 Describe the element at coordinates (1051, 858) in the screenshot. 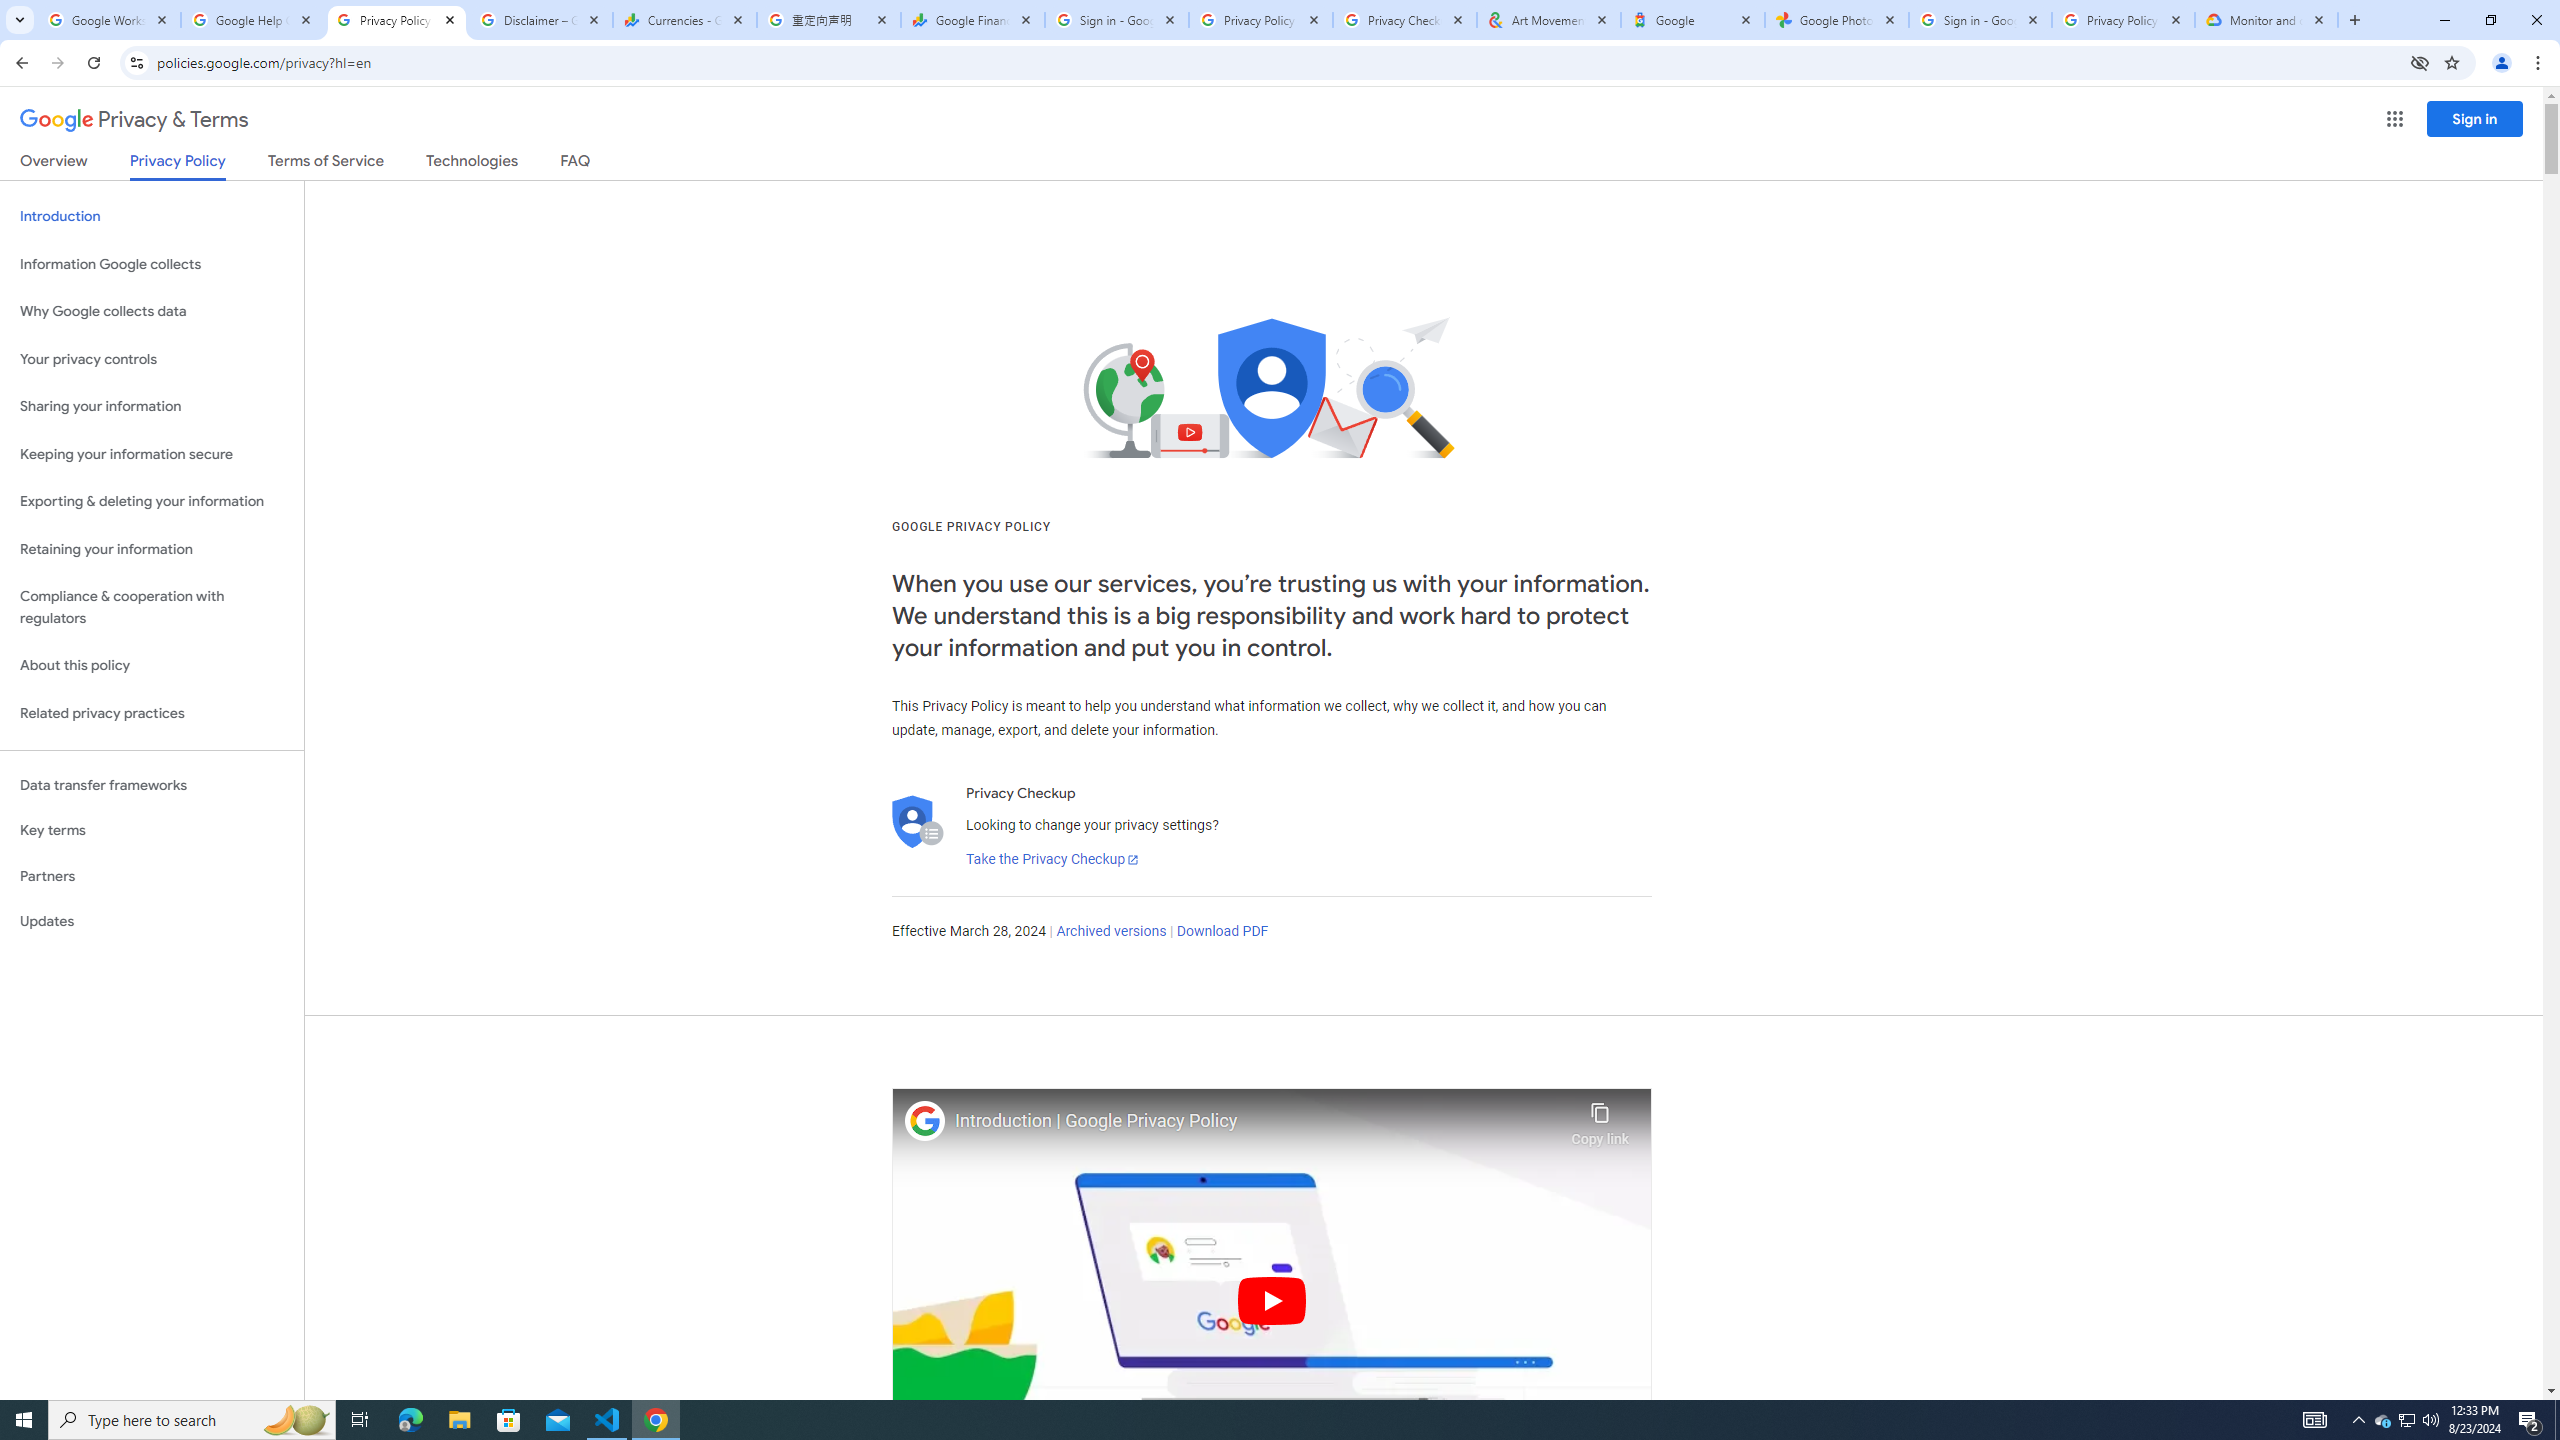

I see `'Take the Privacy Checkup'` at that location.